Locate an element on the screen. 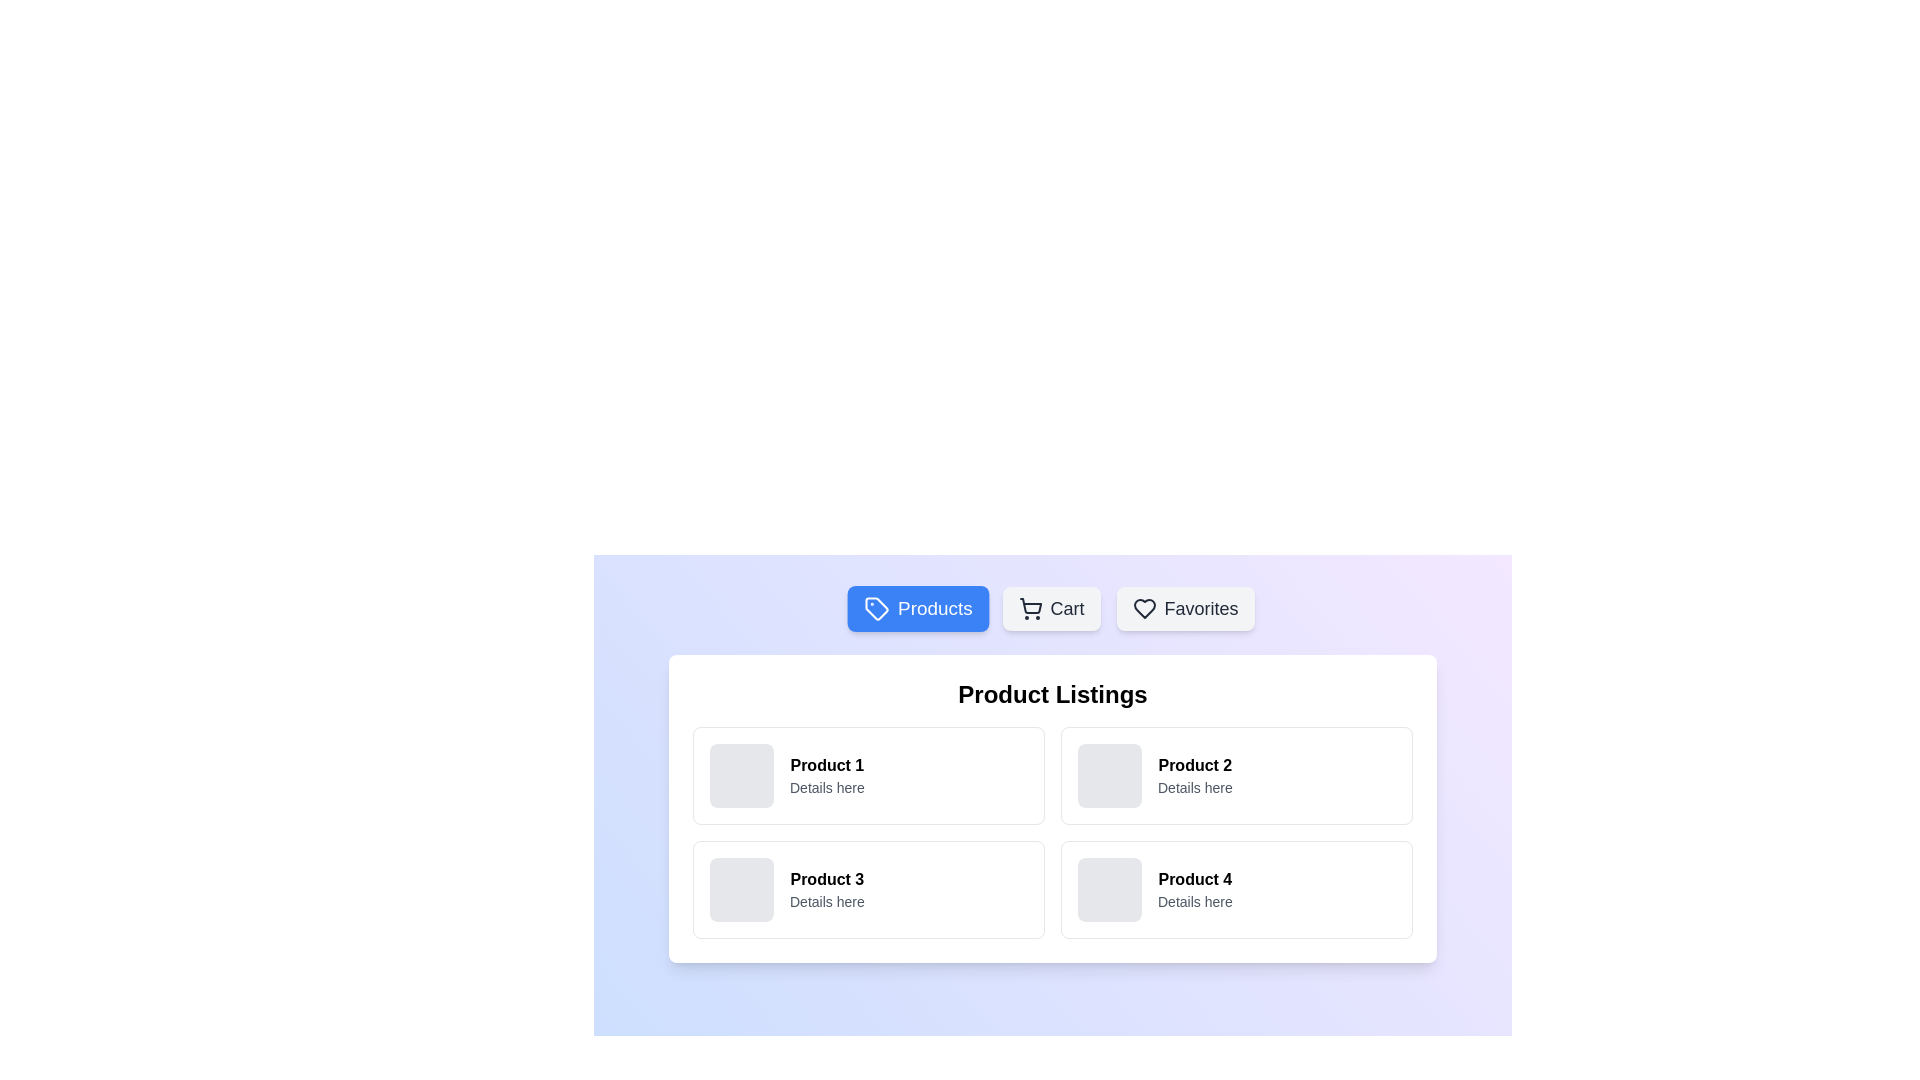 The image size is (1920, 1080). the textual component displaying 'Product 1' with the details 'Details here', positioned in the first product card of the 'Product Listings' grid is located at coordinates (827, 774).